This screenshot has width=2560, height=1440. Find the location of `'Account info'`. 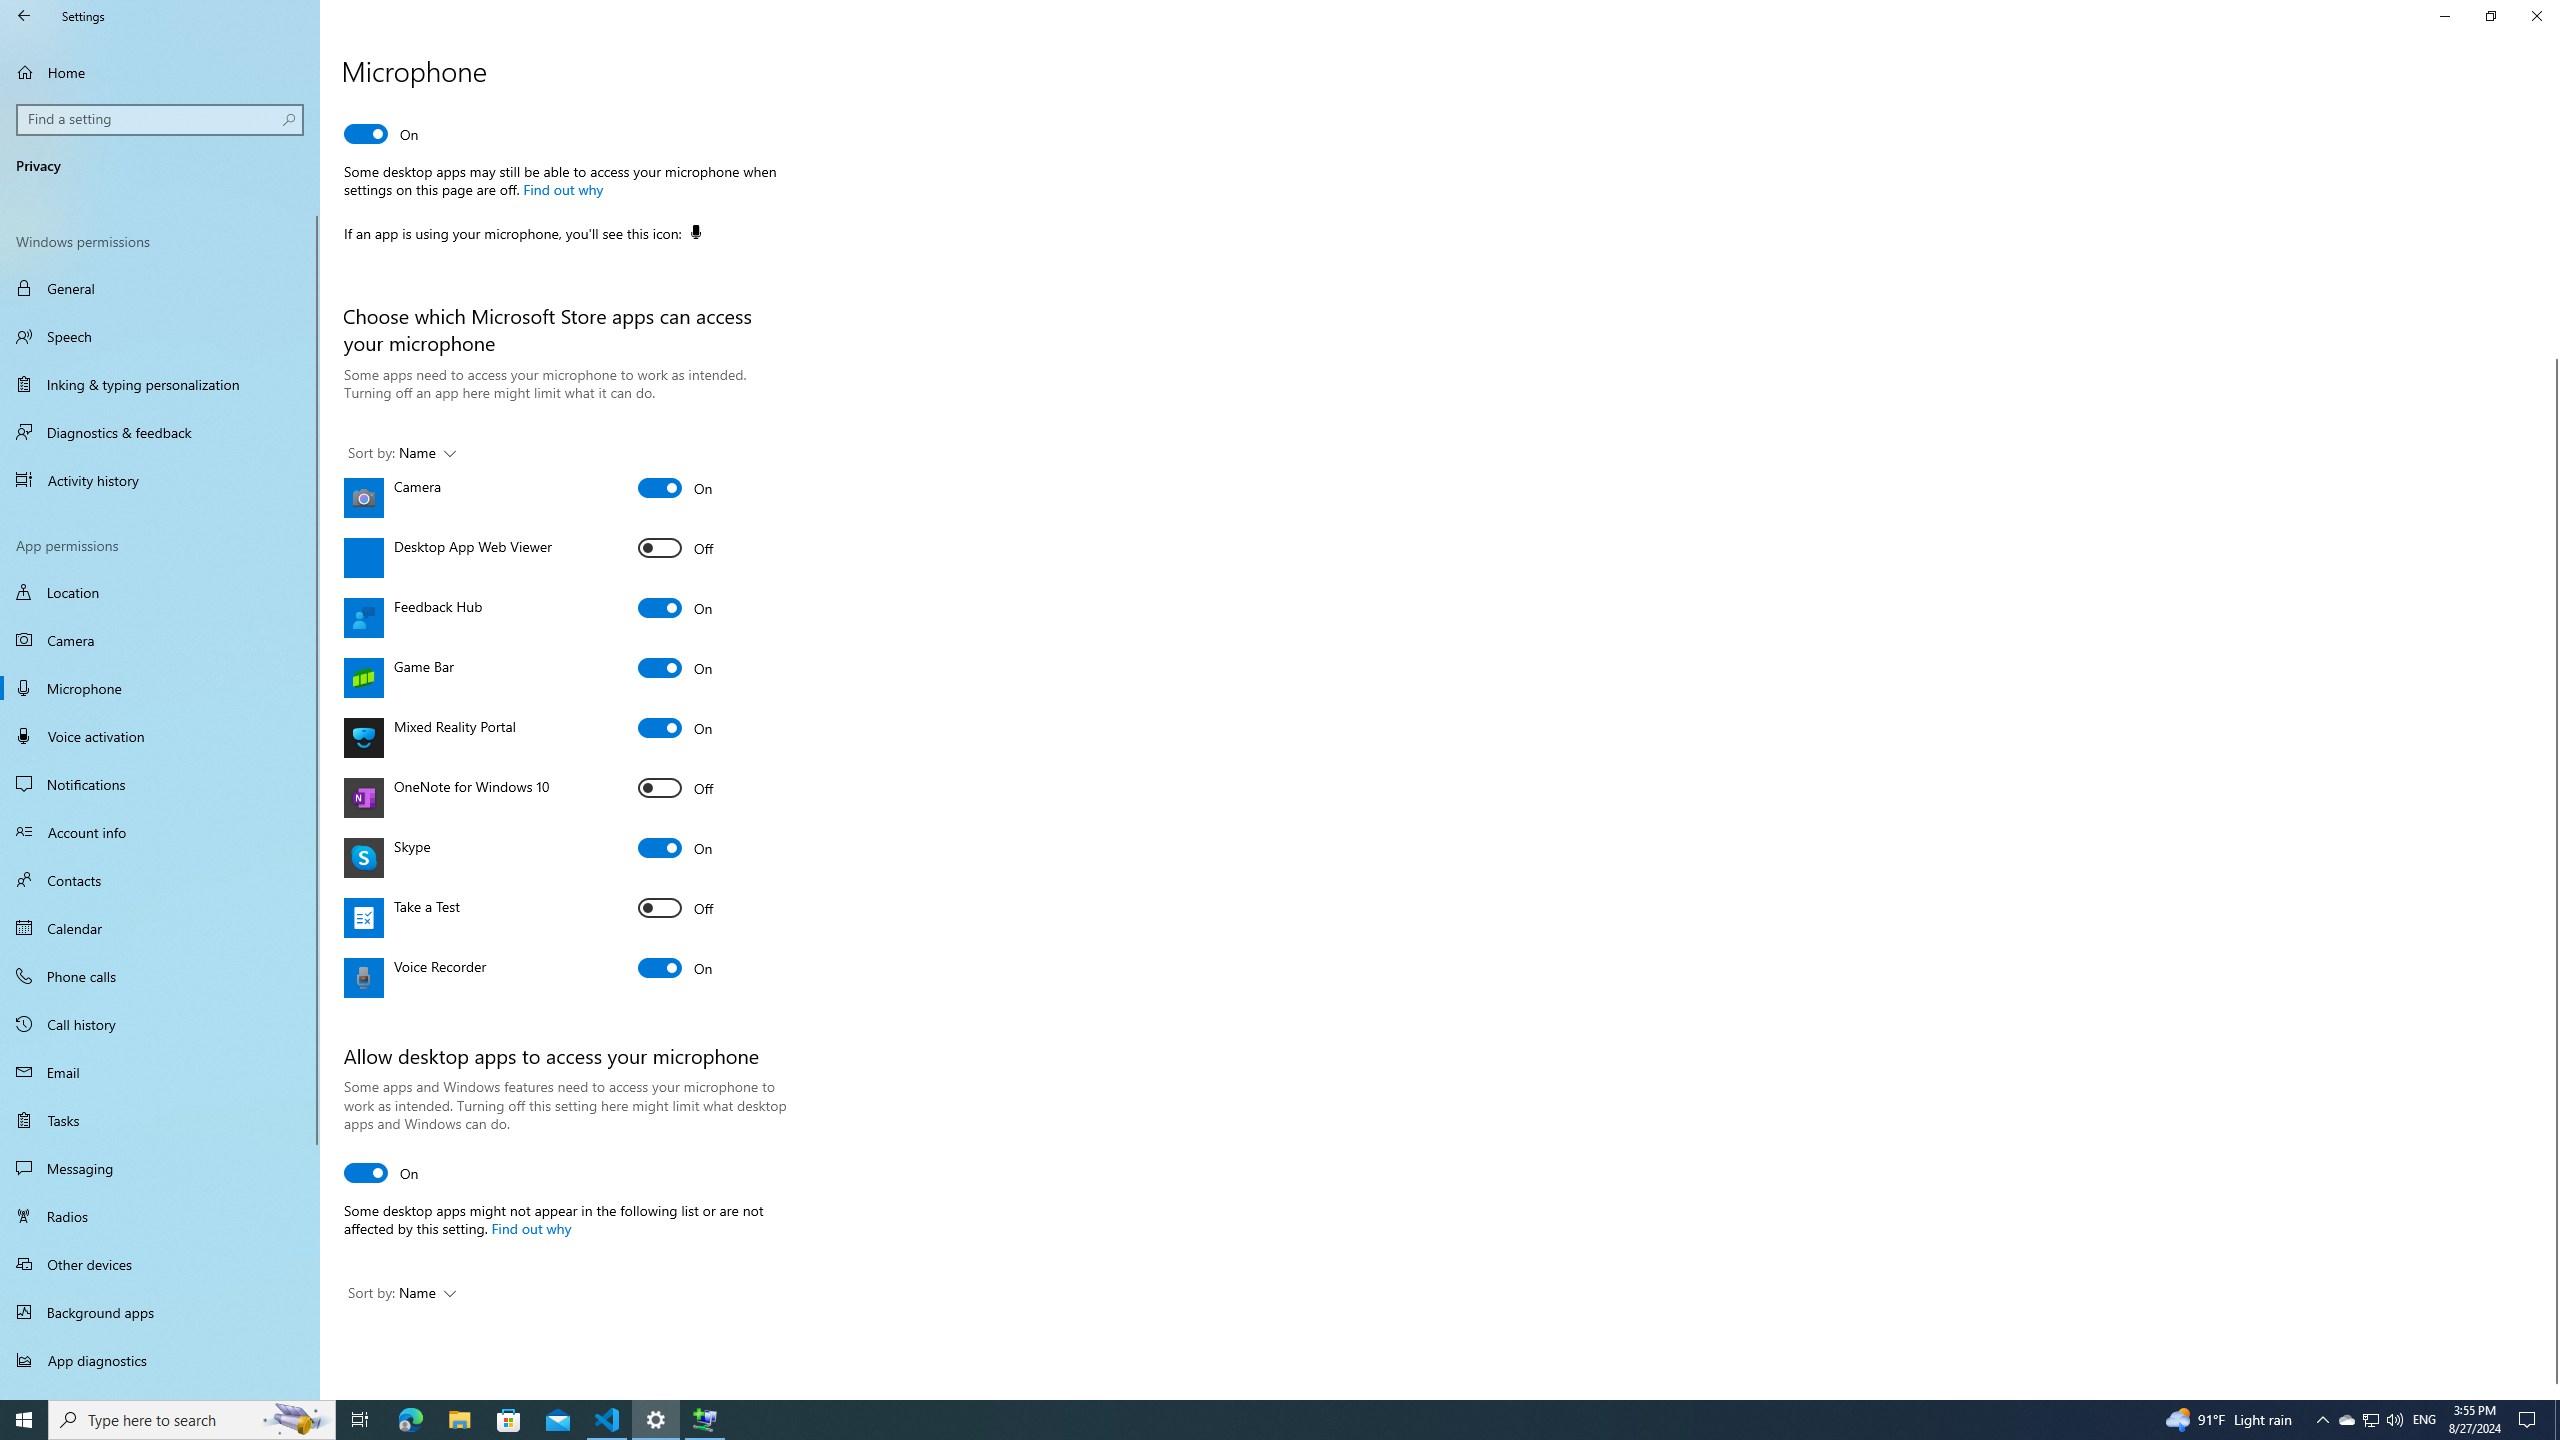

'Account info' is located at coordinates (159, 831).